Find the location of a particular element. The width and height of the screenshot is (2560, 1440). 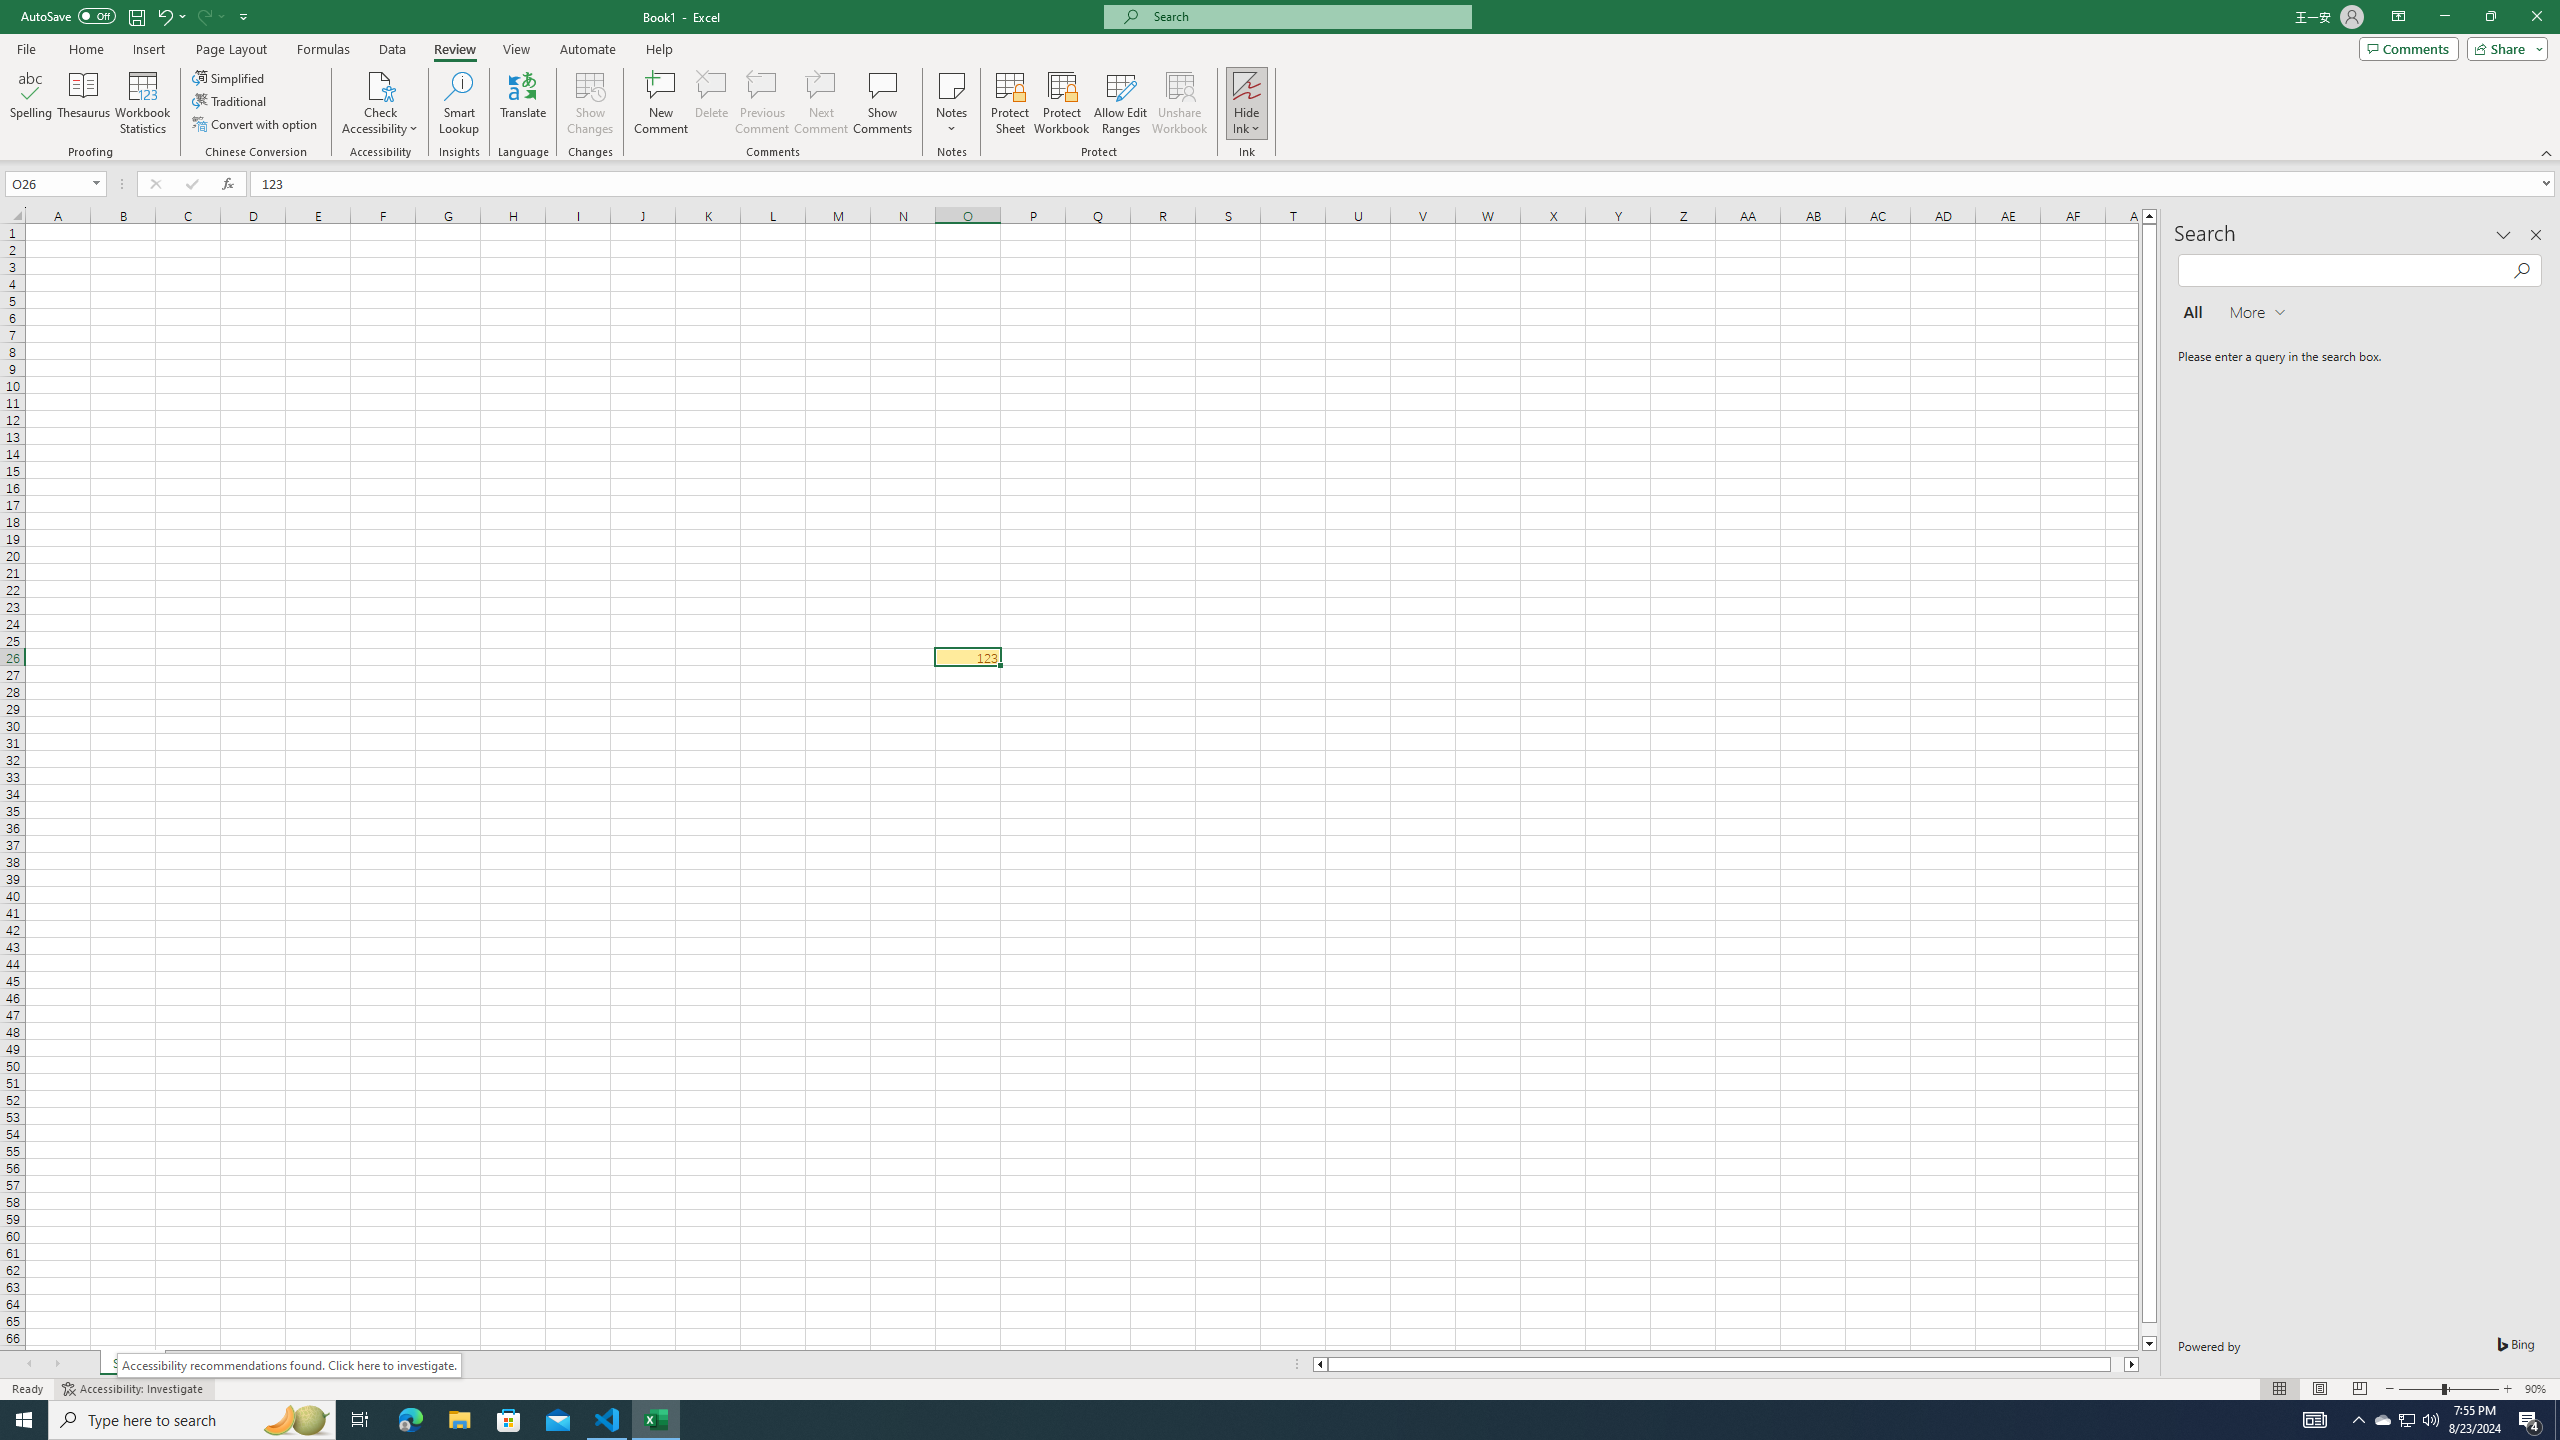

'Delete' is located at coordinates (710, 103).